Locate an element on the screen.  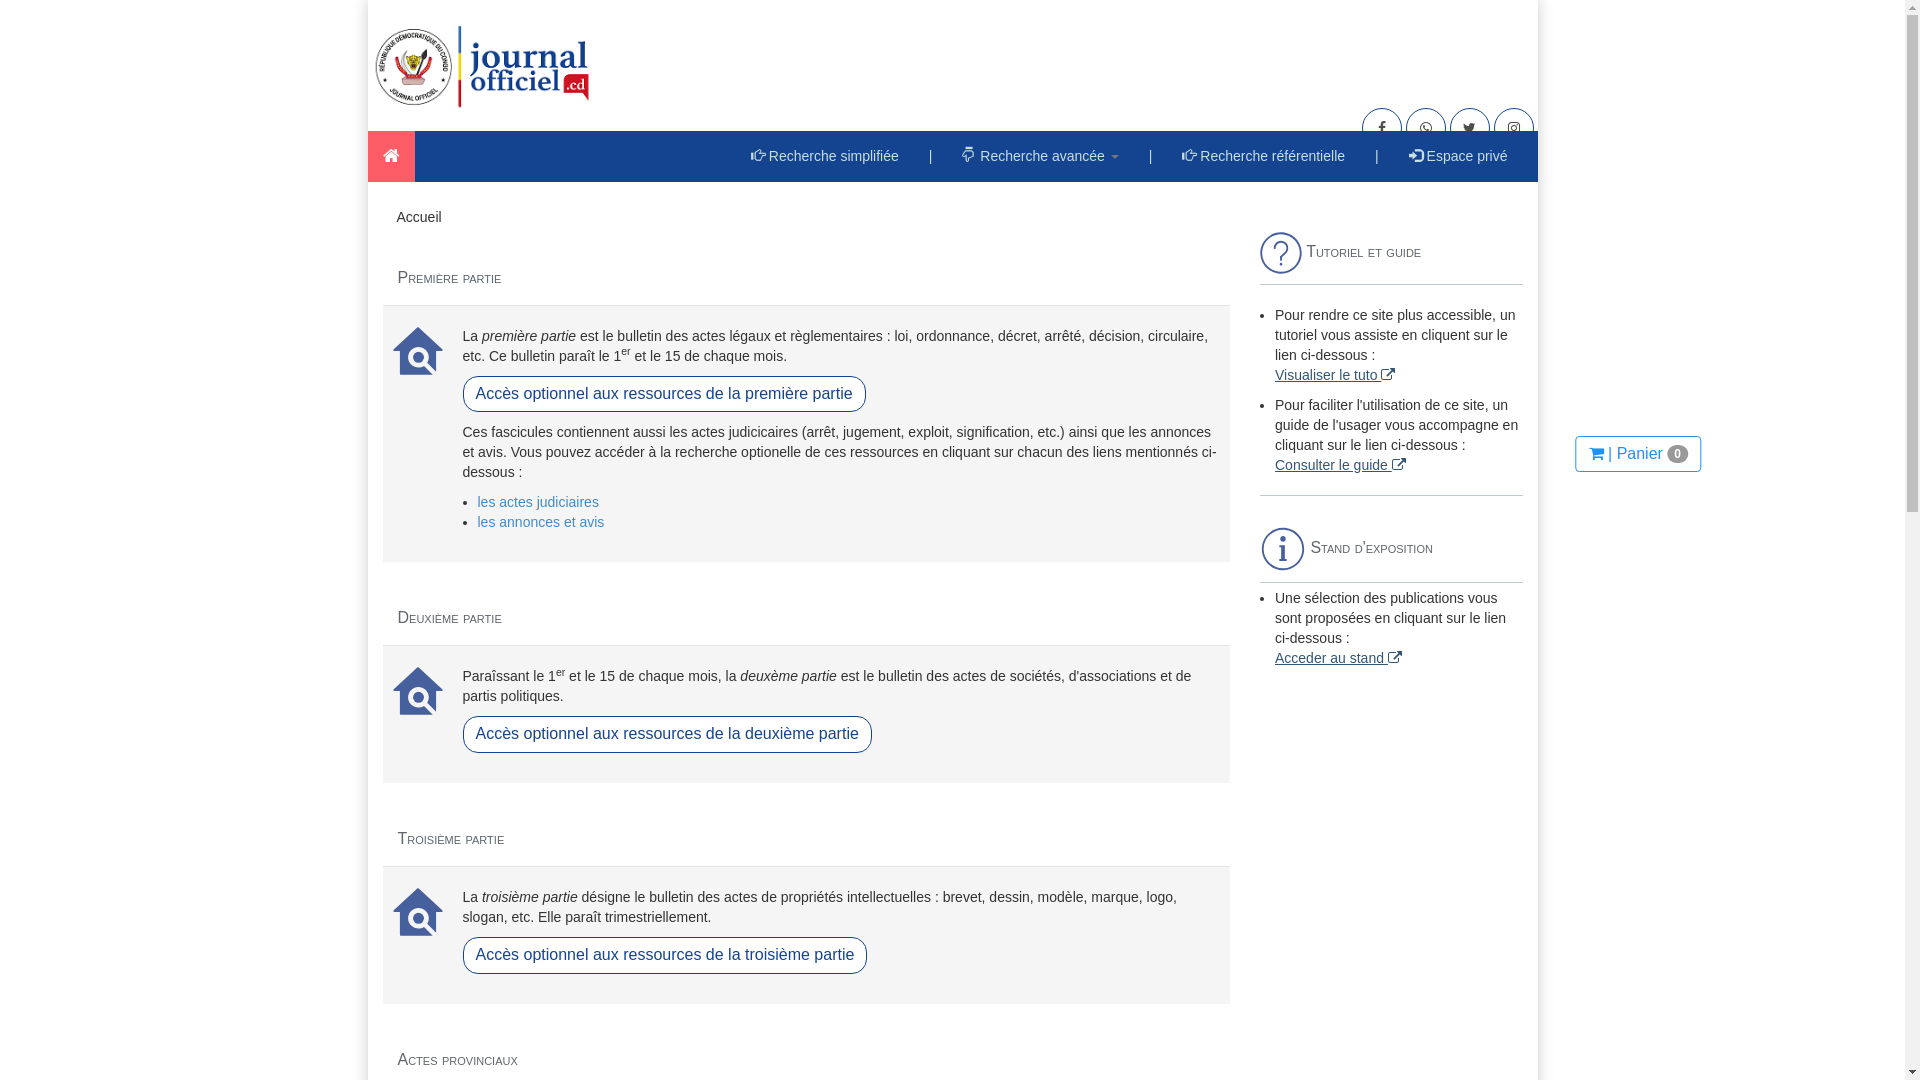
'Consulter le guide' is located at coordinates (1340, 465).